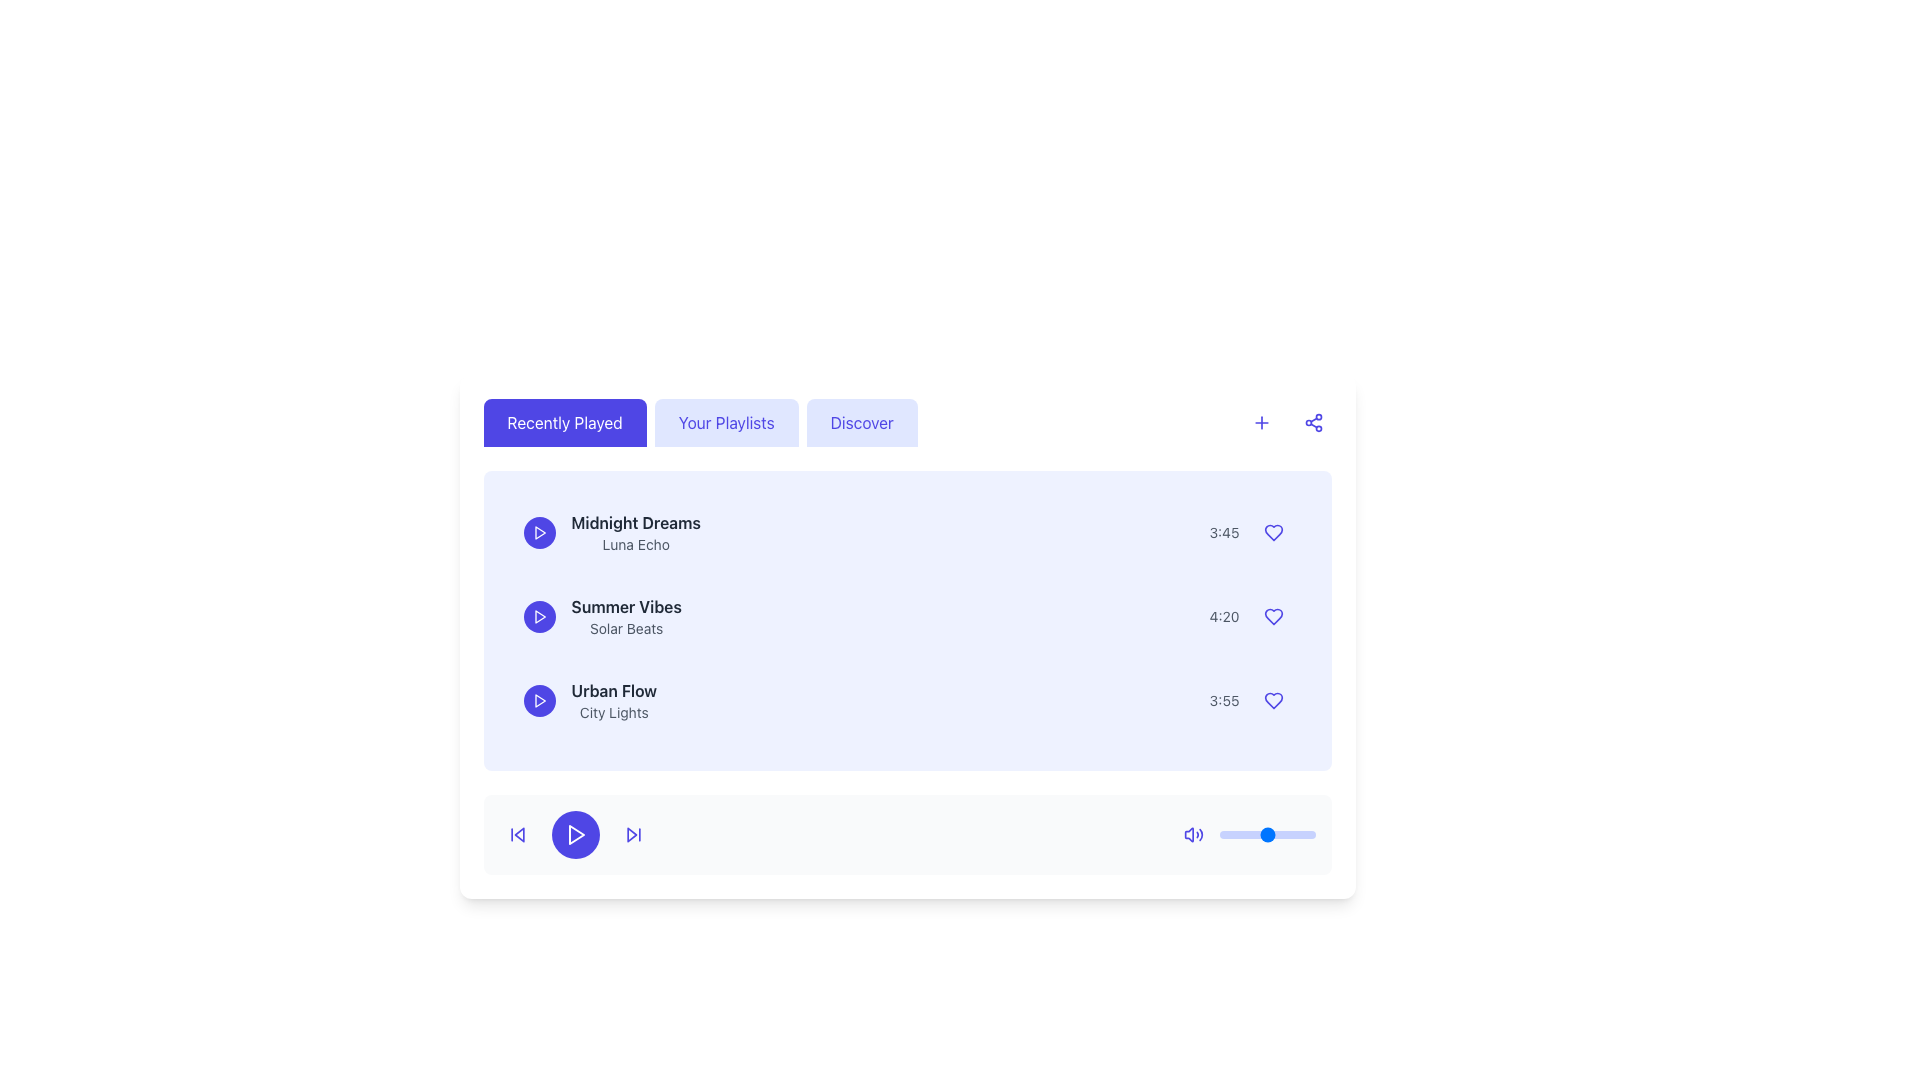 The height and width of the screenshot is (1080, 1920). Describe the element at coordinates (613, 700) in the screenshot. I see `the text label representing a music track entry` at that location.